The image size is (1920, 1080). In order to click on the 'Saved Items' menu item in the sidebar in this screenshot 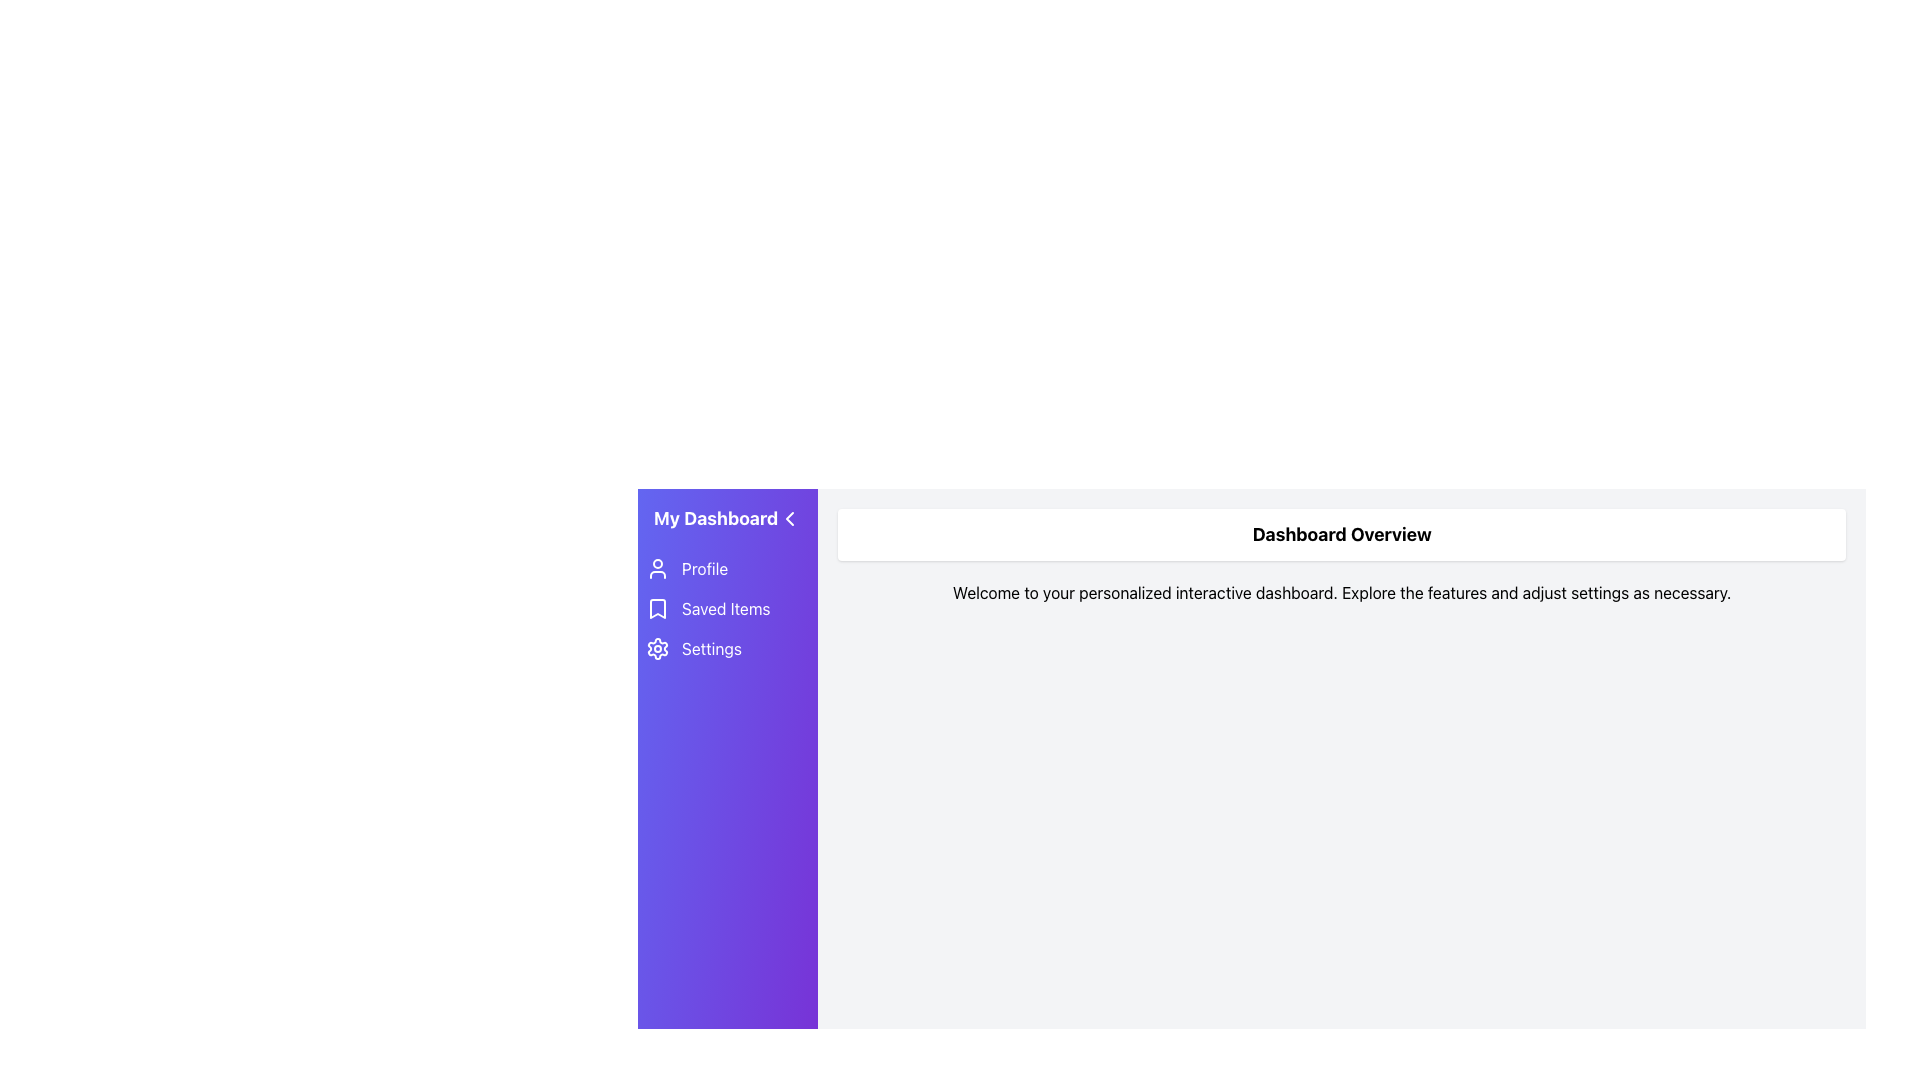, I will do `click(727, 608)`.